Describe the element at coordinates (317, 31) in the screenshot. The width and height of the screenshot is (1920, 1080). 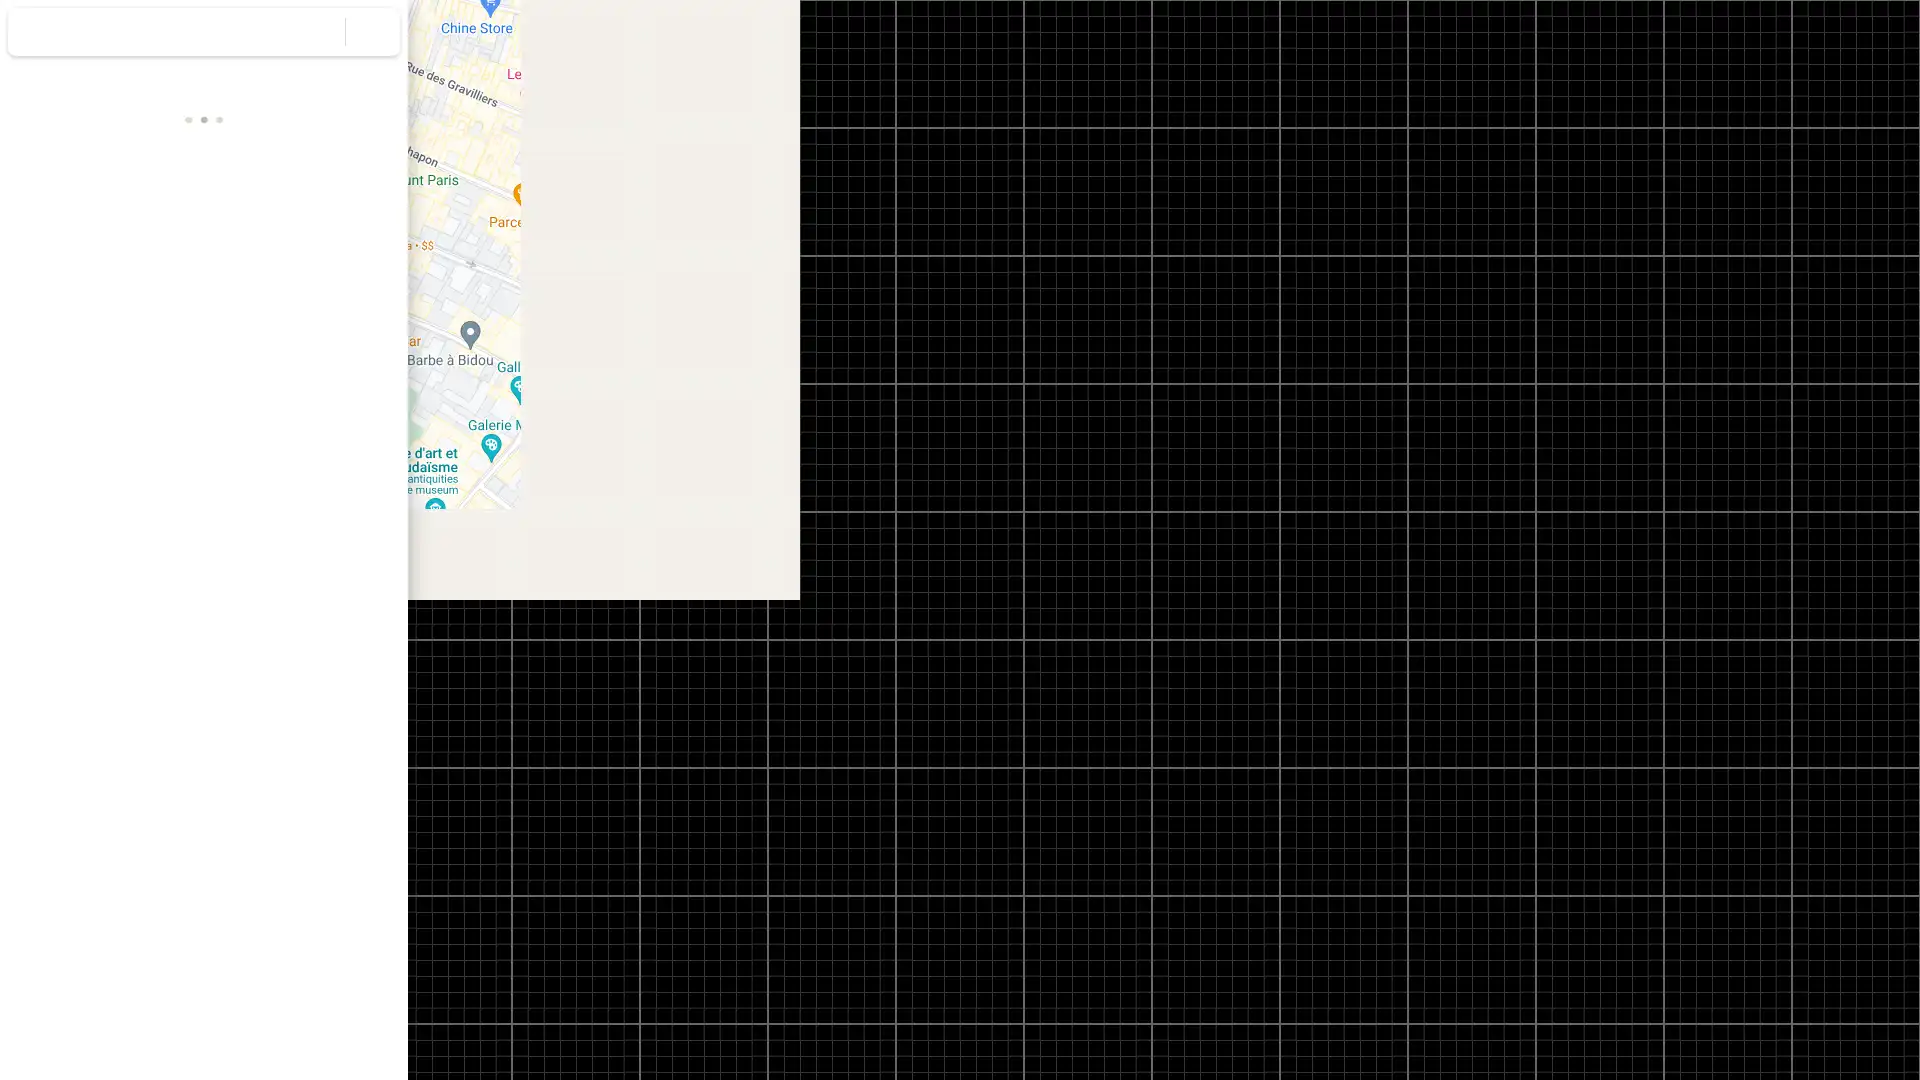
I see `Search` at that location.